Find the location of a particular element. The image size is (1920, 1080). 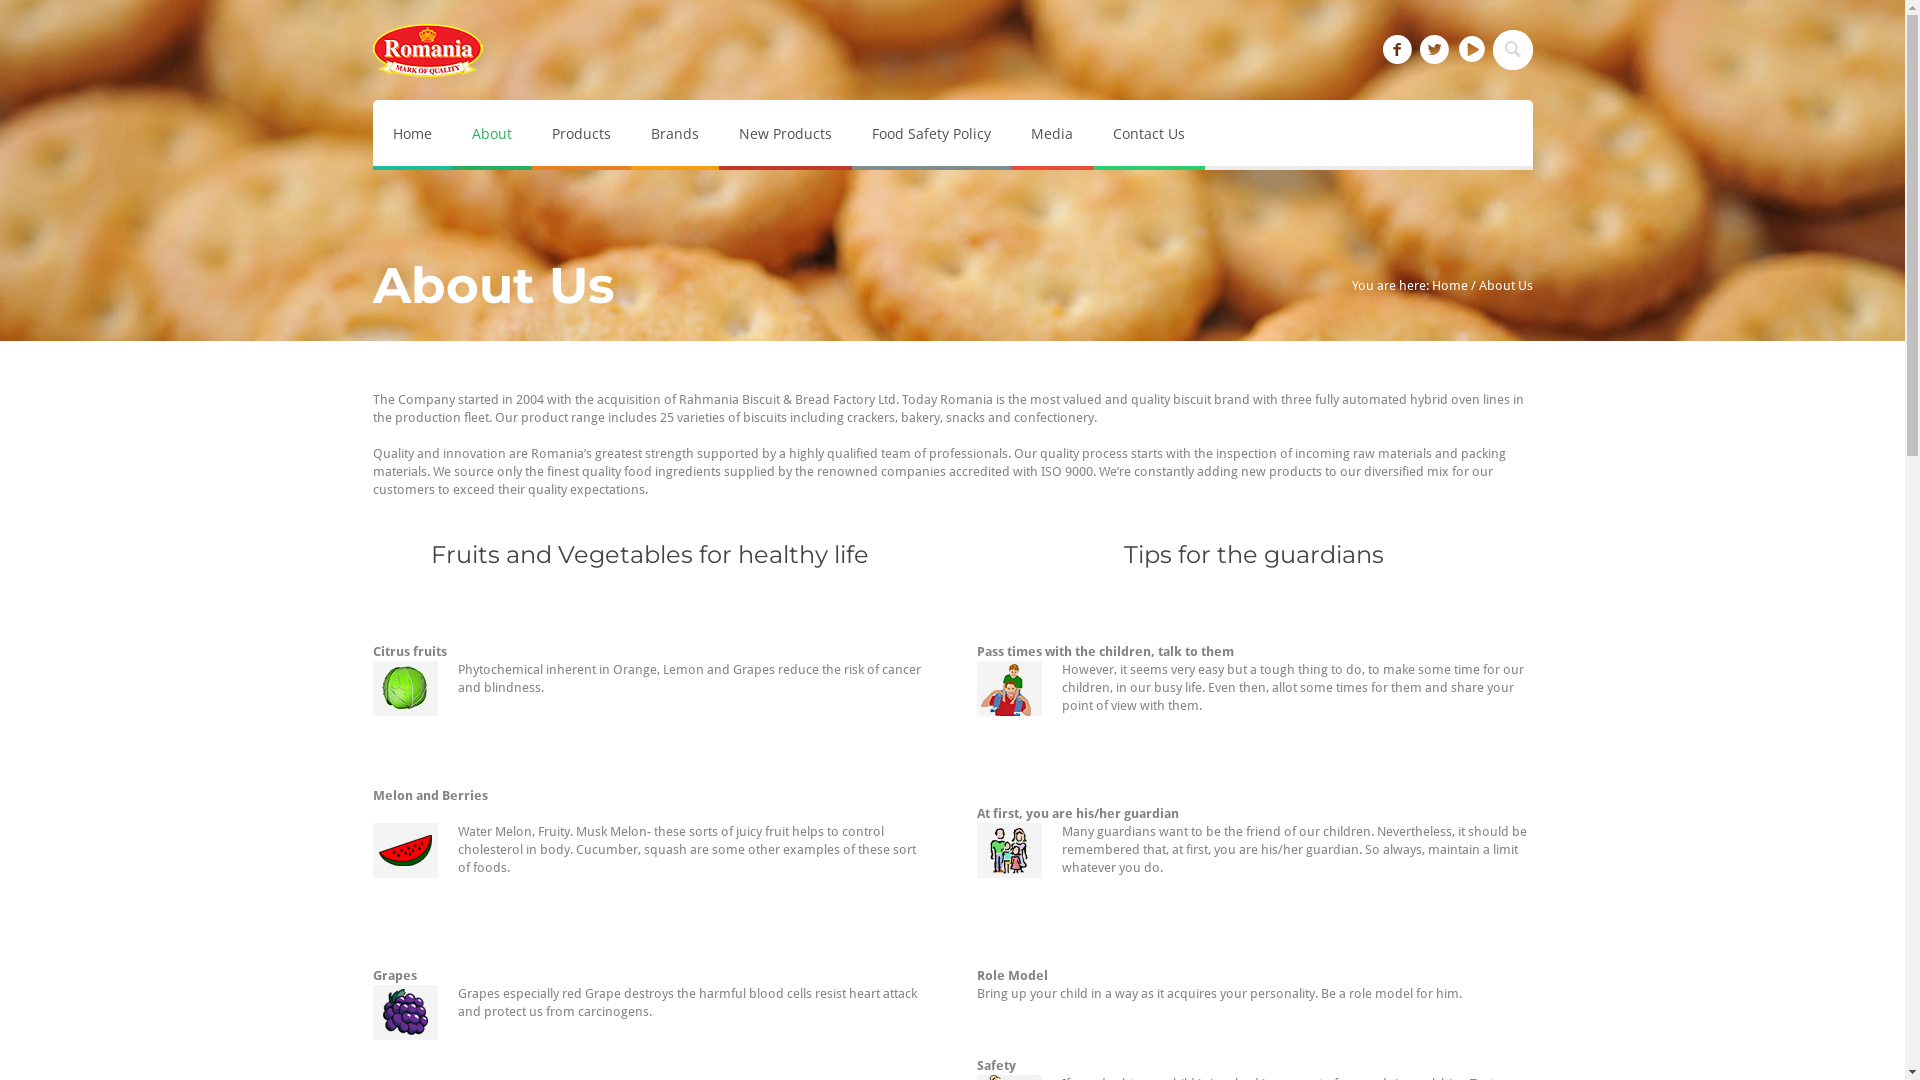

'Twitter' is located at coordinates (1434, 49).